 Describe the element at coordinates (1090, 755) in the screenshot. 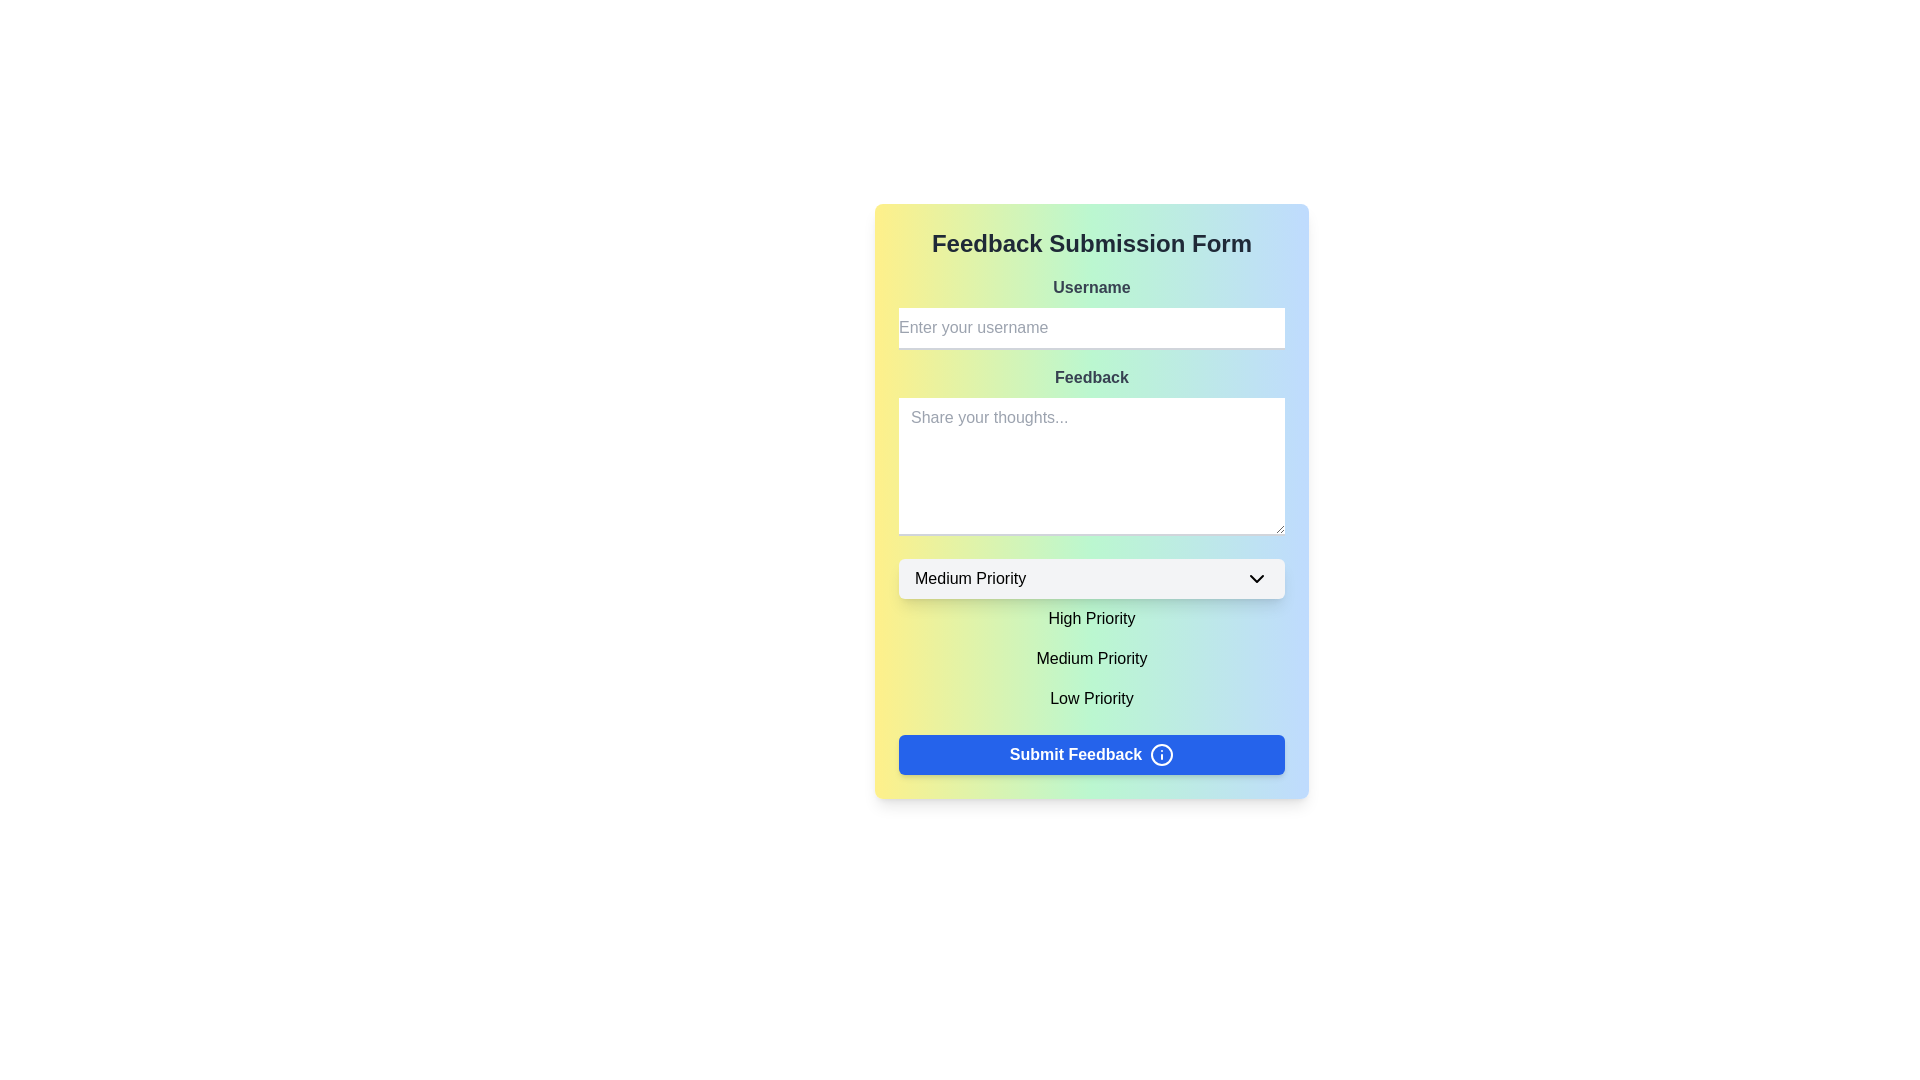

I see `the 'Submit Feedback' button, which is a rectangular button with a blue background and white text, located at the bottom of the form interface` at that location.